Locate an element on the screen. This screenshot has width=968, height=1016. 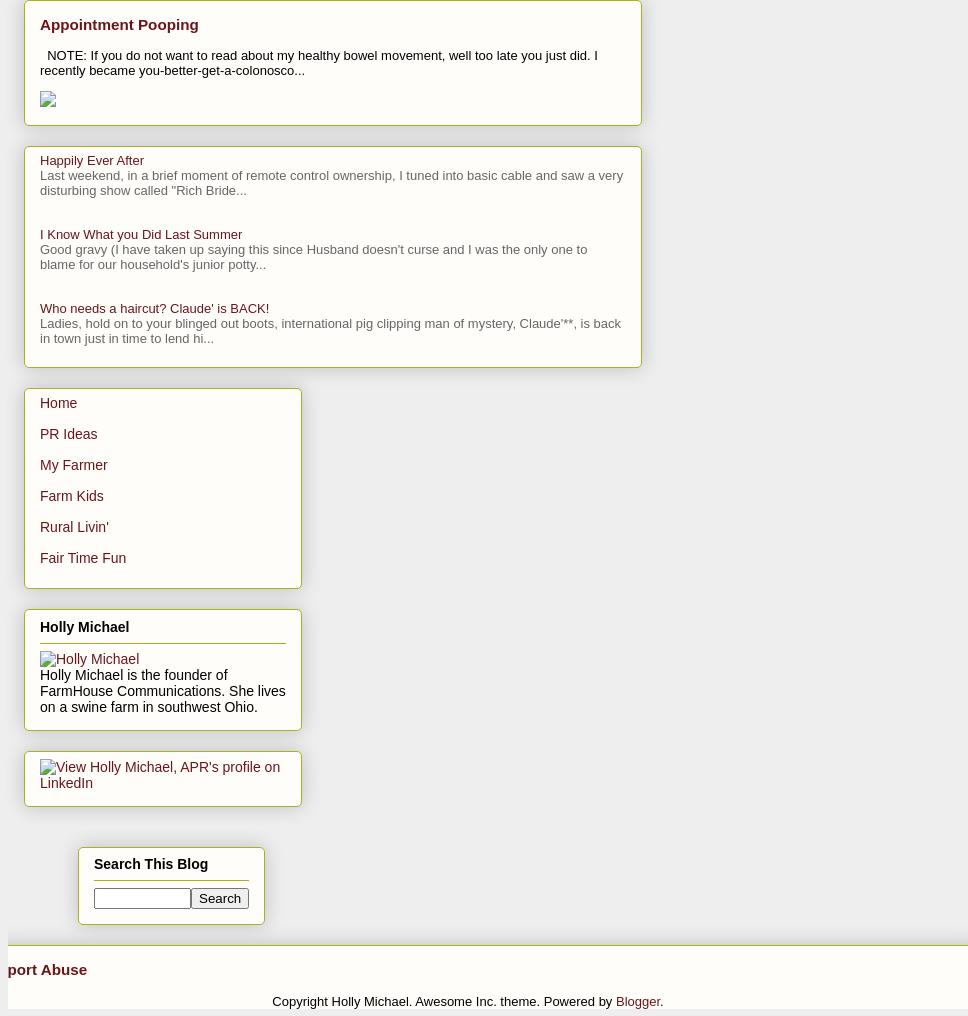
'.' is located at coordinates (661, 1000).